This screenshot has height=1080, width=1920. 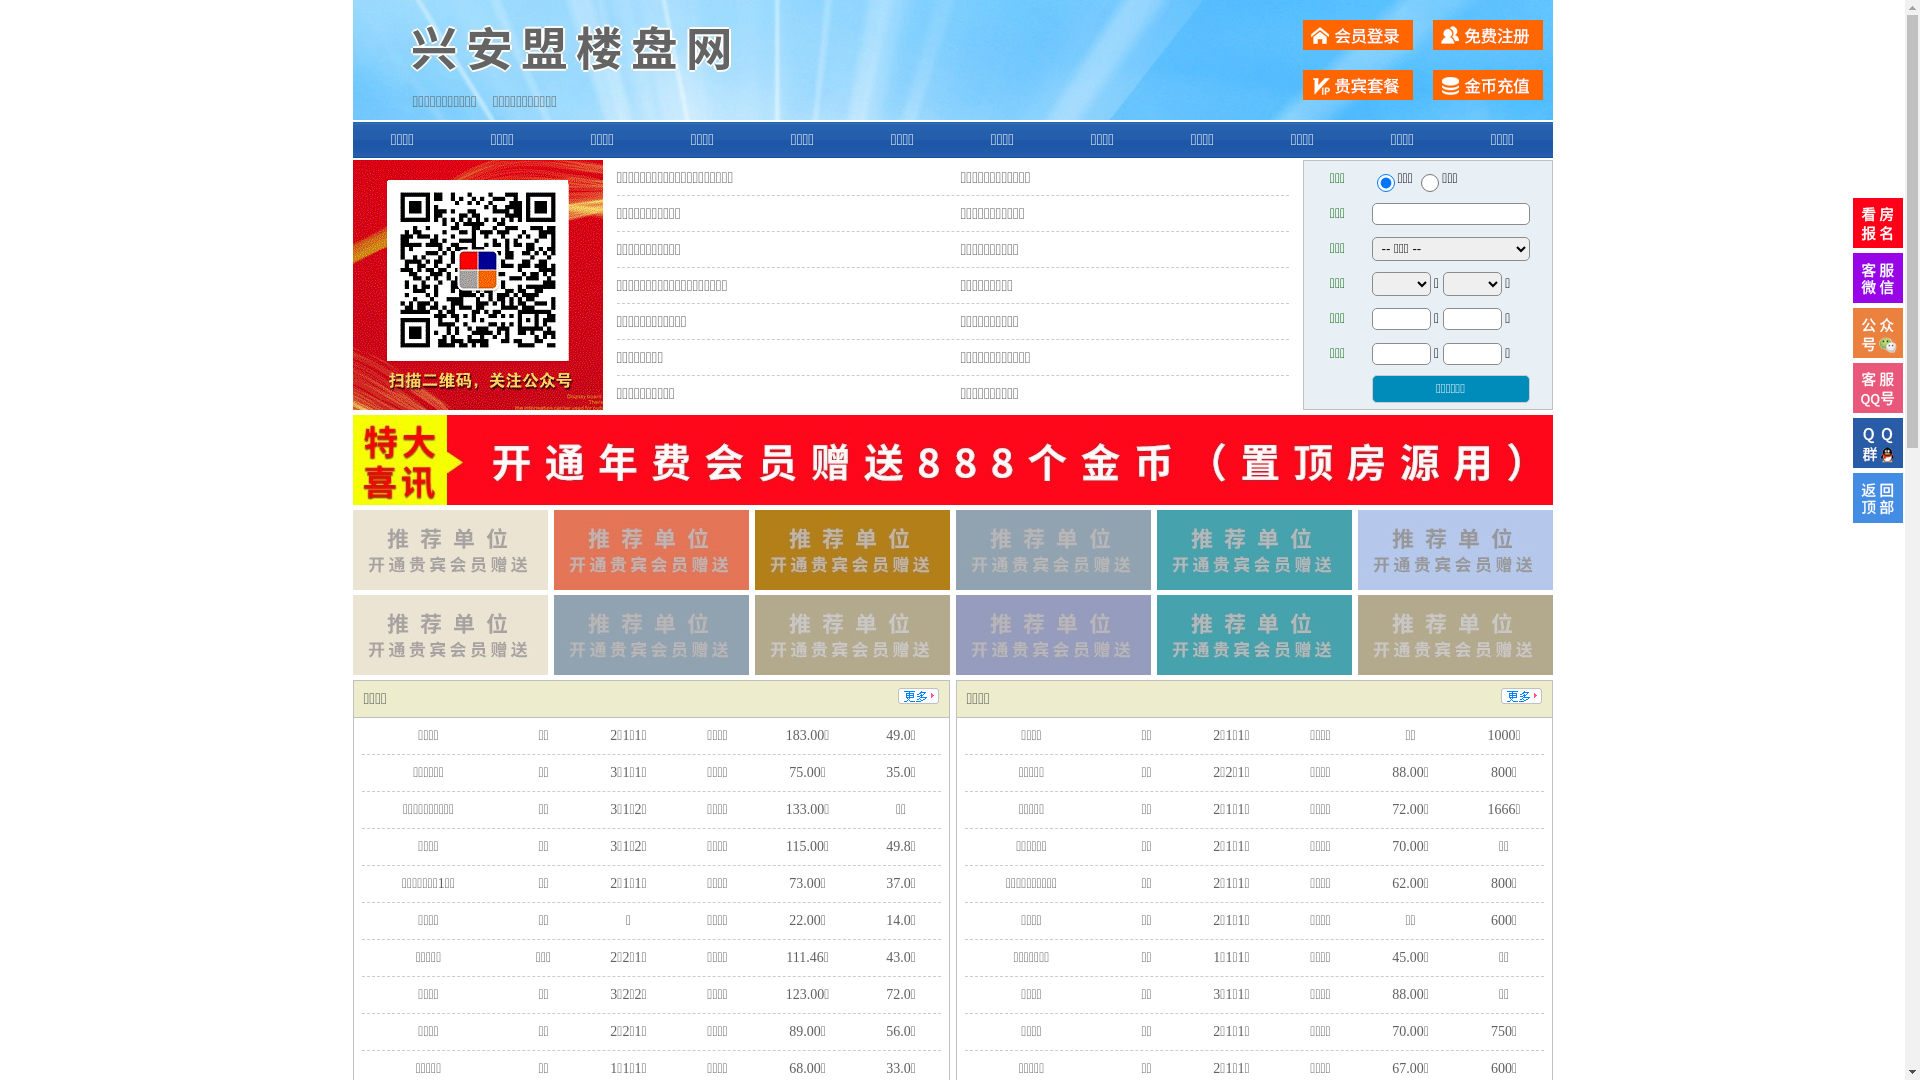 What do you see at coordinates (1384, 182) in the screenshot?
I see `'ershou'` at bounding box center [1384, 182].